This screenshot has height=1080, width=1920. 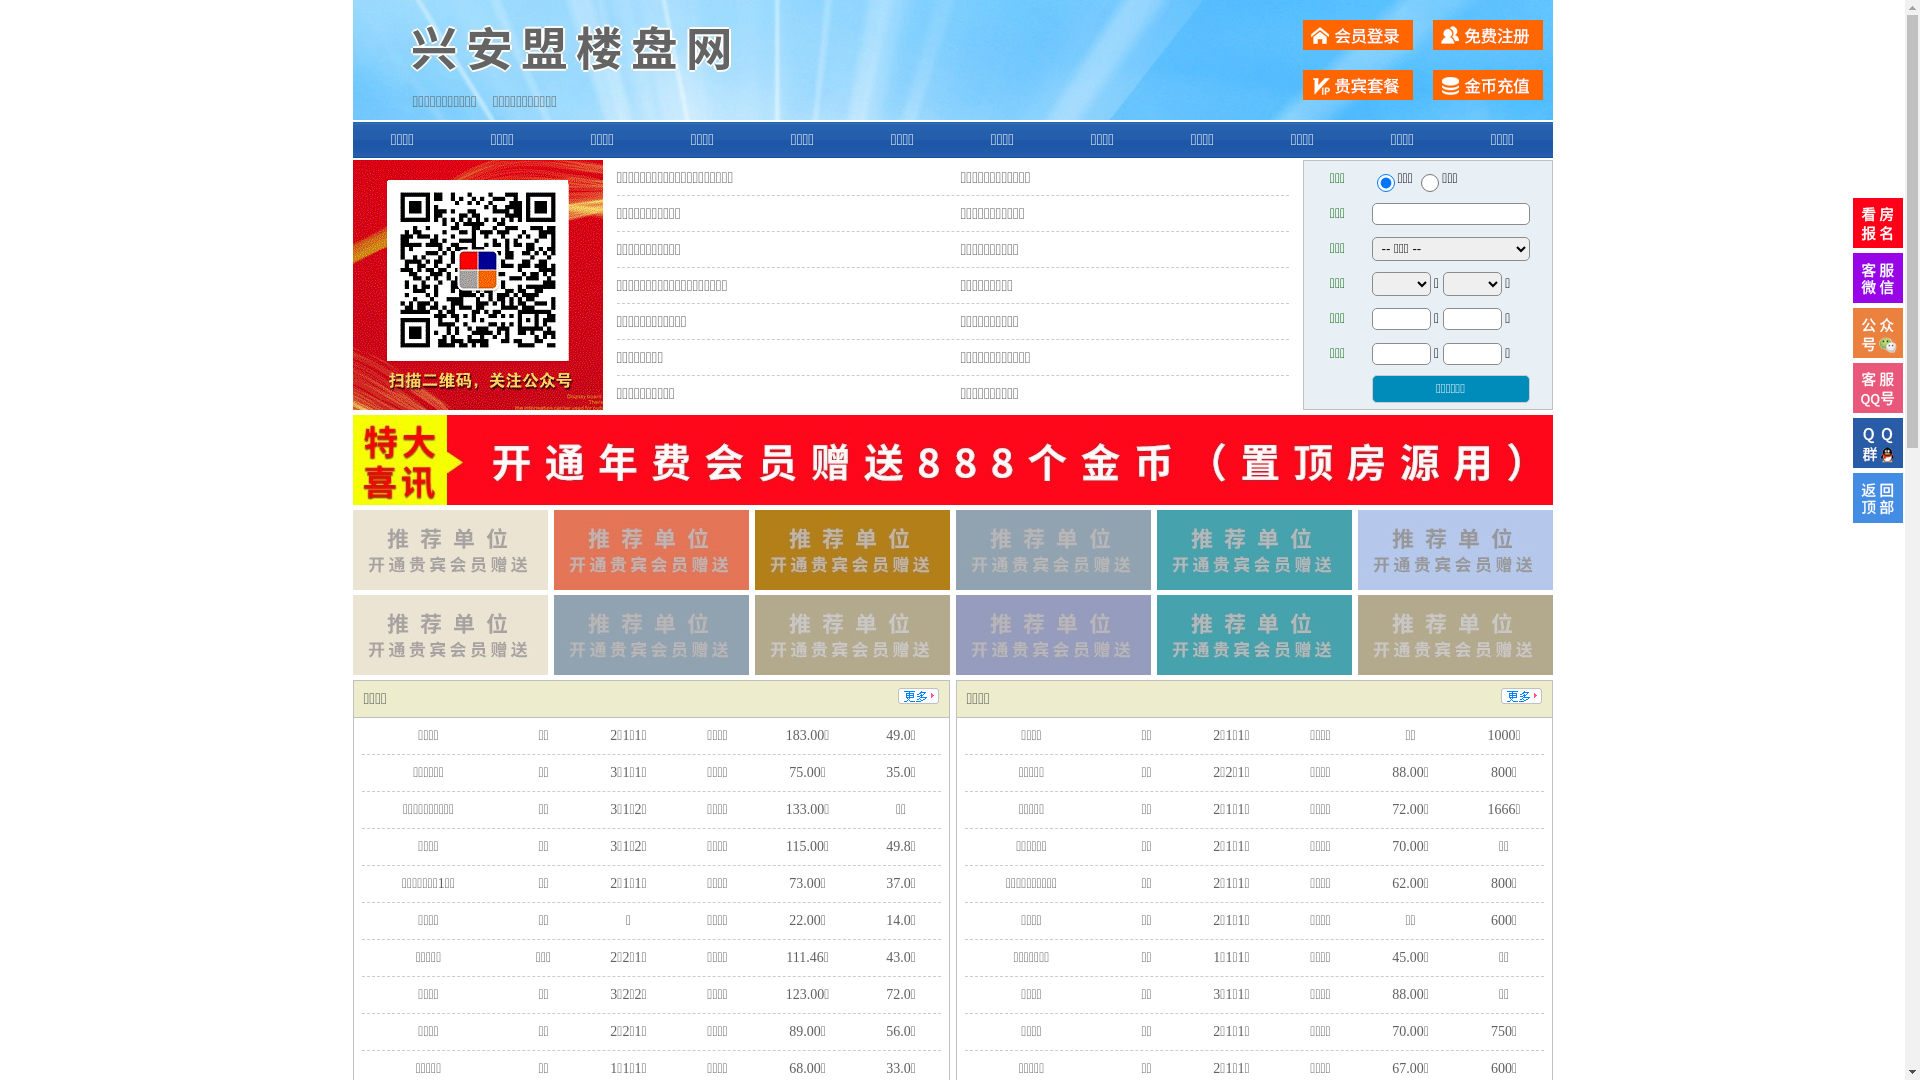 What do you see at coordinates (1384, 182) in the screenshot?
I see `'ershou'` at bounding box center [1384, 182].